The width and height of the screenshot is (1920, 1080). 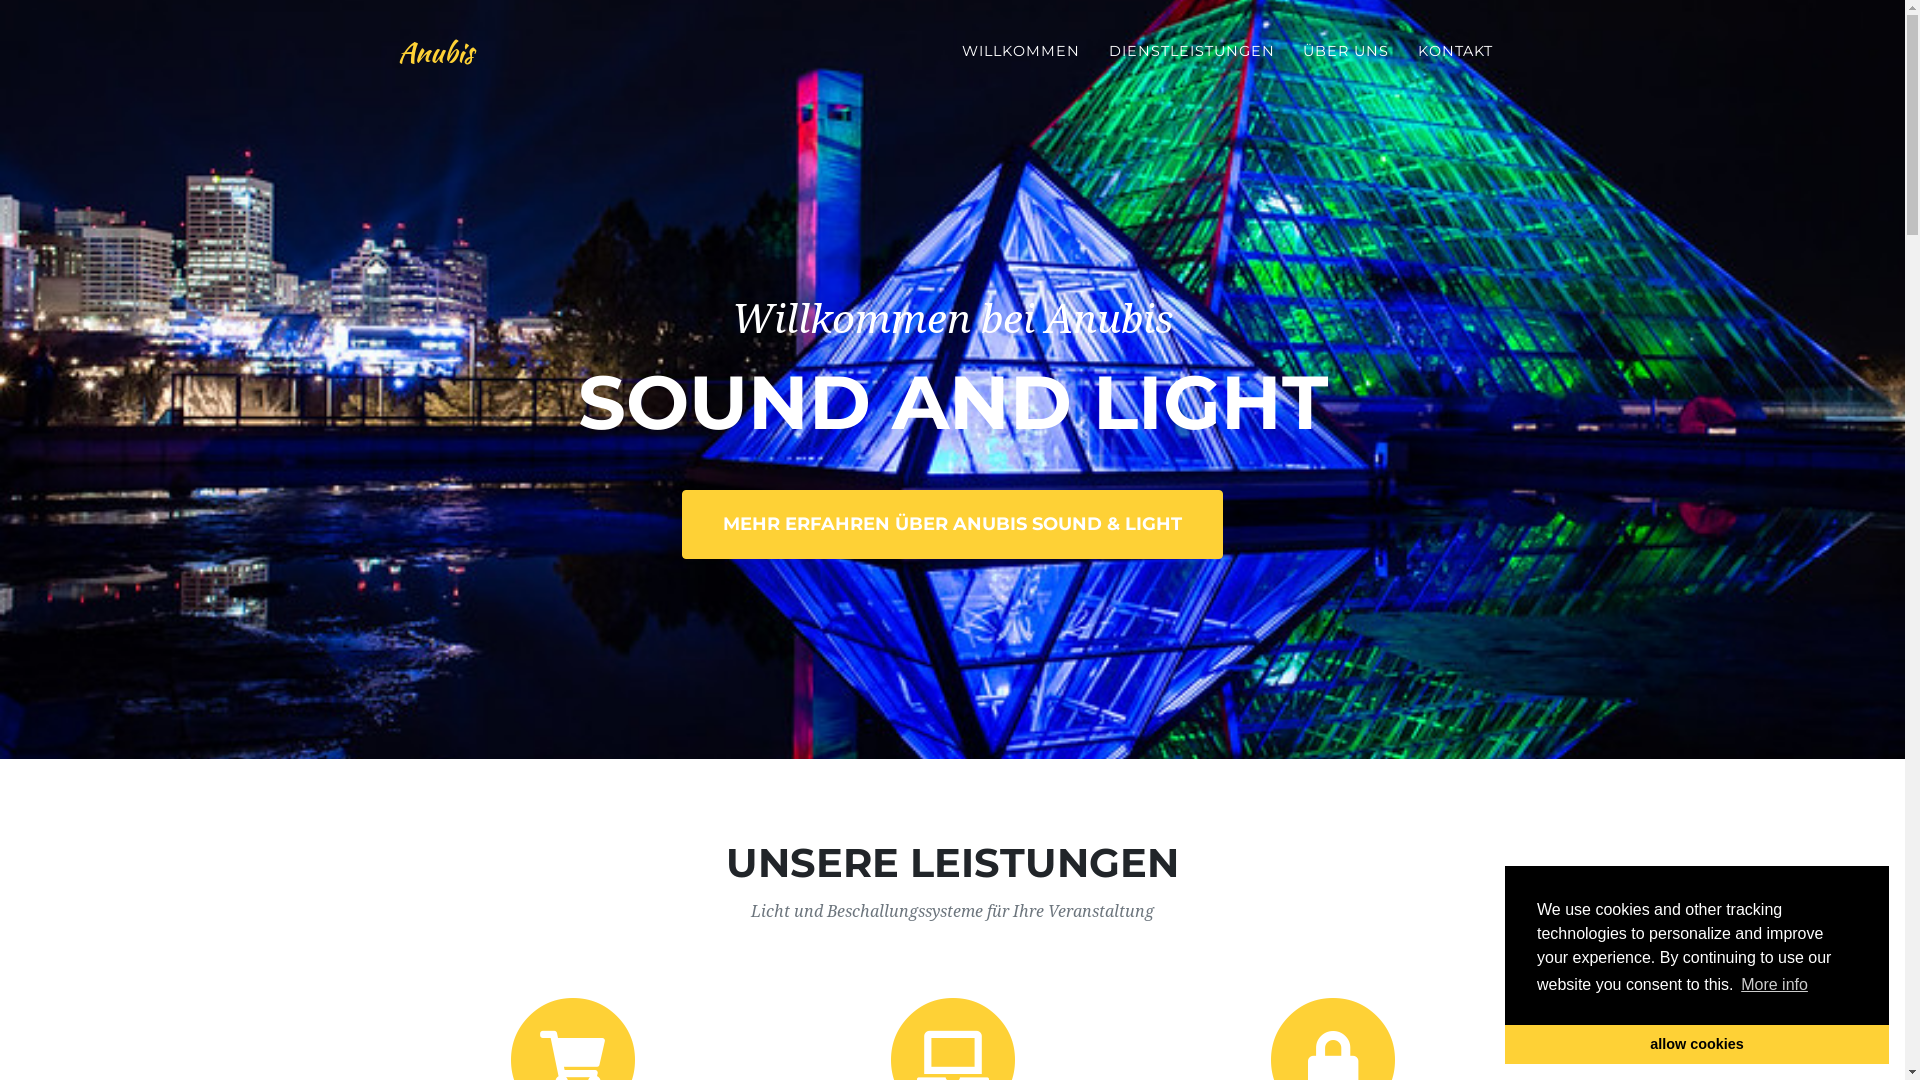 What do you see at coordinates (1020, 50) in the screenshot?
I see `'WILLKOMMEN'` at bounding box center [1020, 50].